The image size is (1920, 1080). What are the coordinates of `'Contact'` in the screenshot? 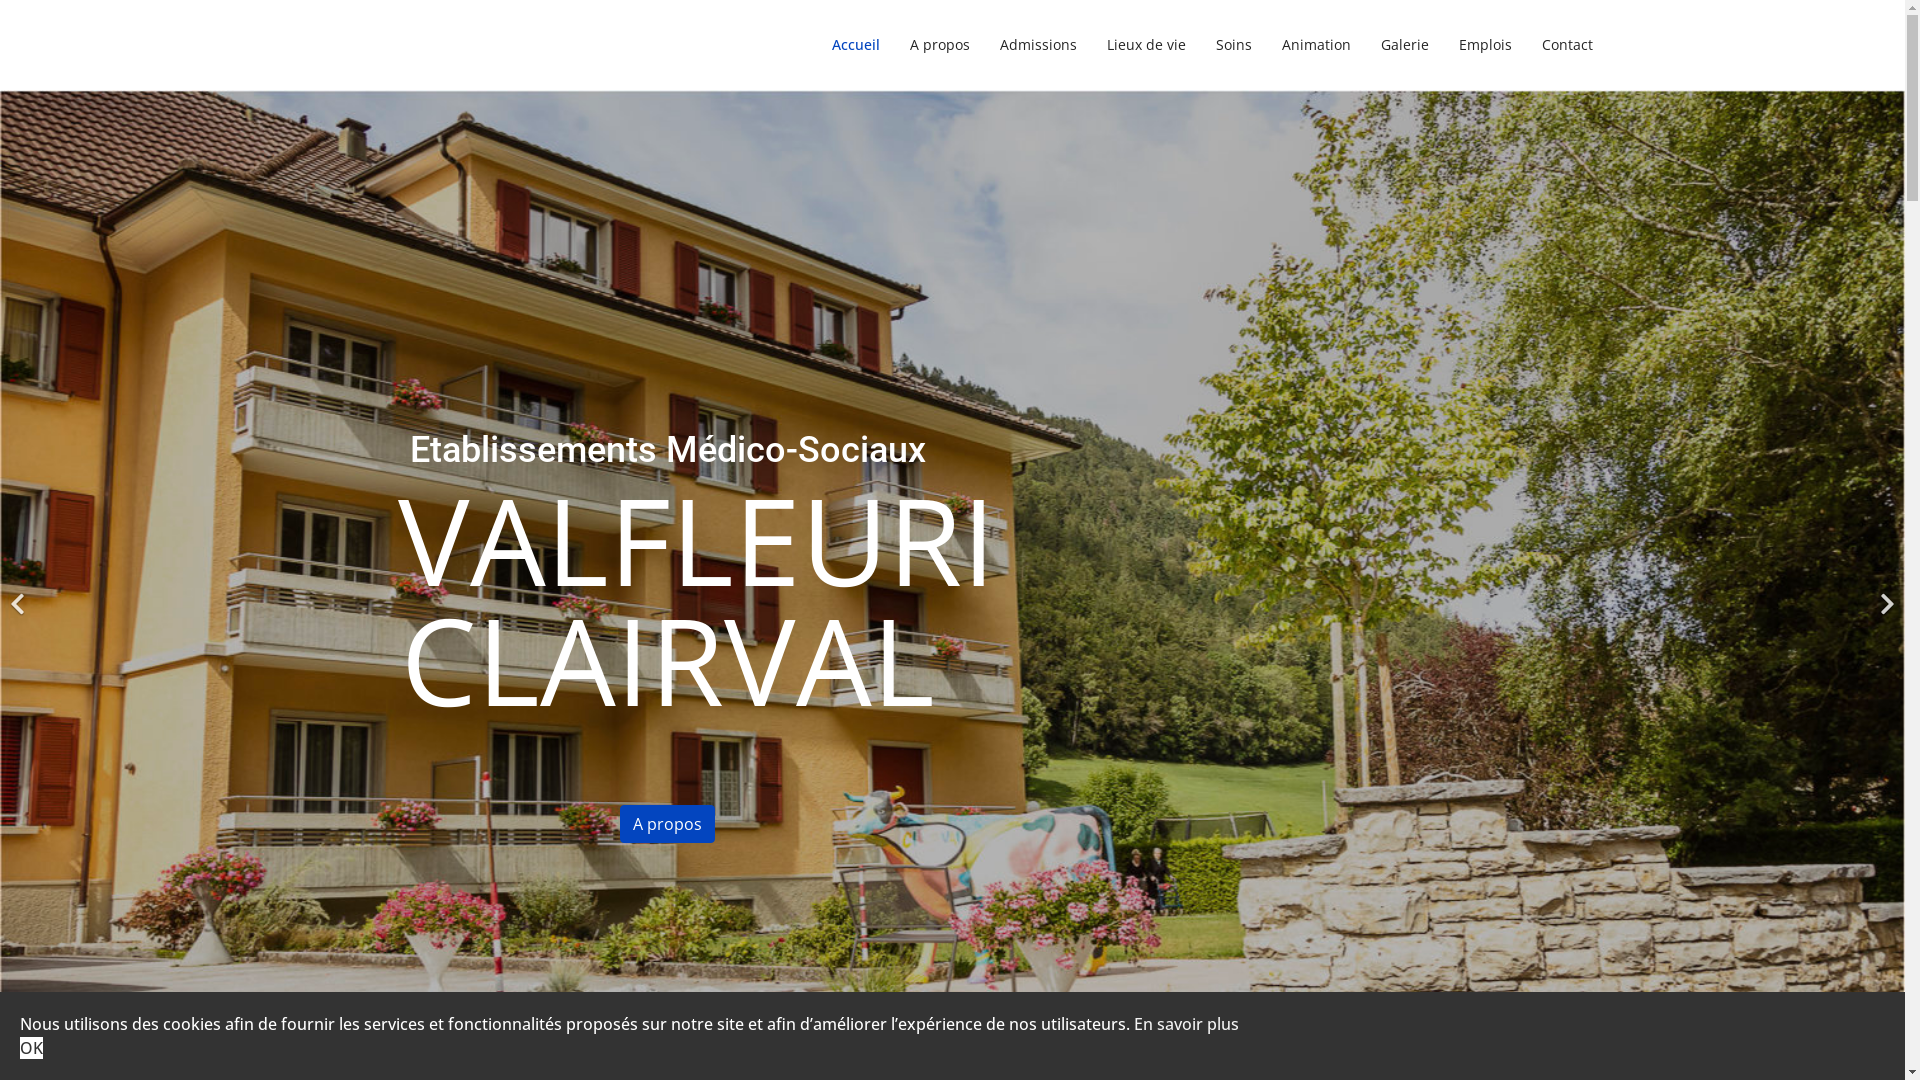 It's located at (1525, 45).